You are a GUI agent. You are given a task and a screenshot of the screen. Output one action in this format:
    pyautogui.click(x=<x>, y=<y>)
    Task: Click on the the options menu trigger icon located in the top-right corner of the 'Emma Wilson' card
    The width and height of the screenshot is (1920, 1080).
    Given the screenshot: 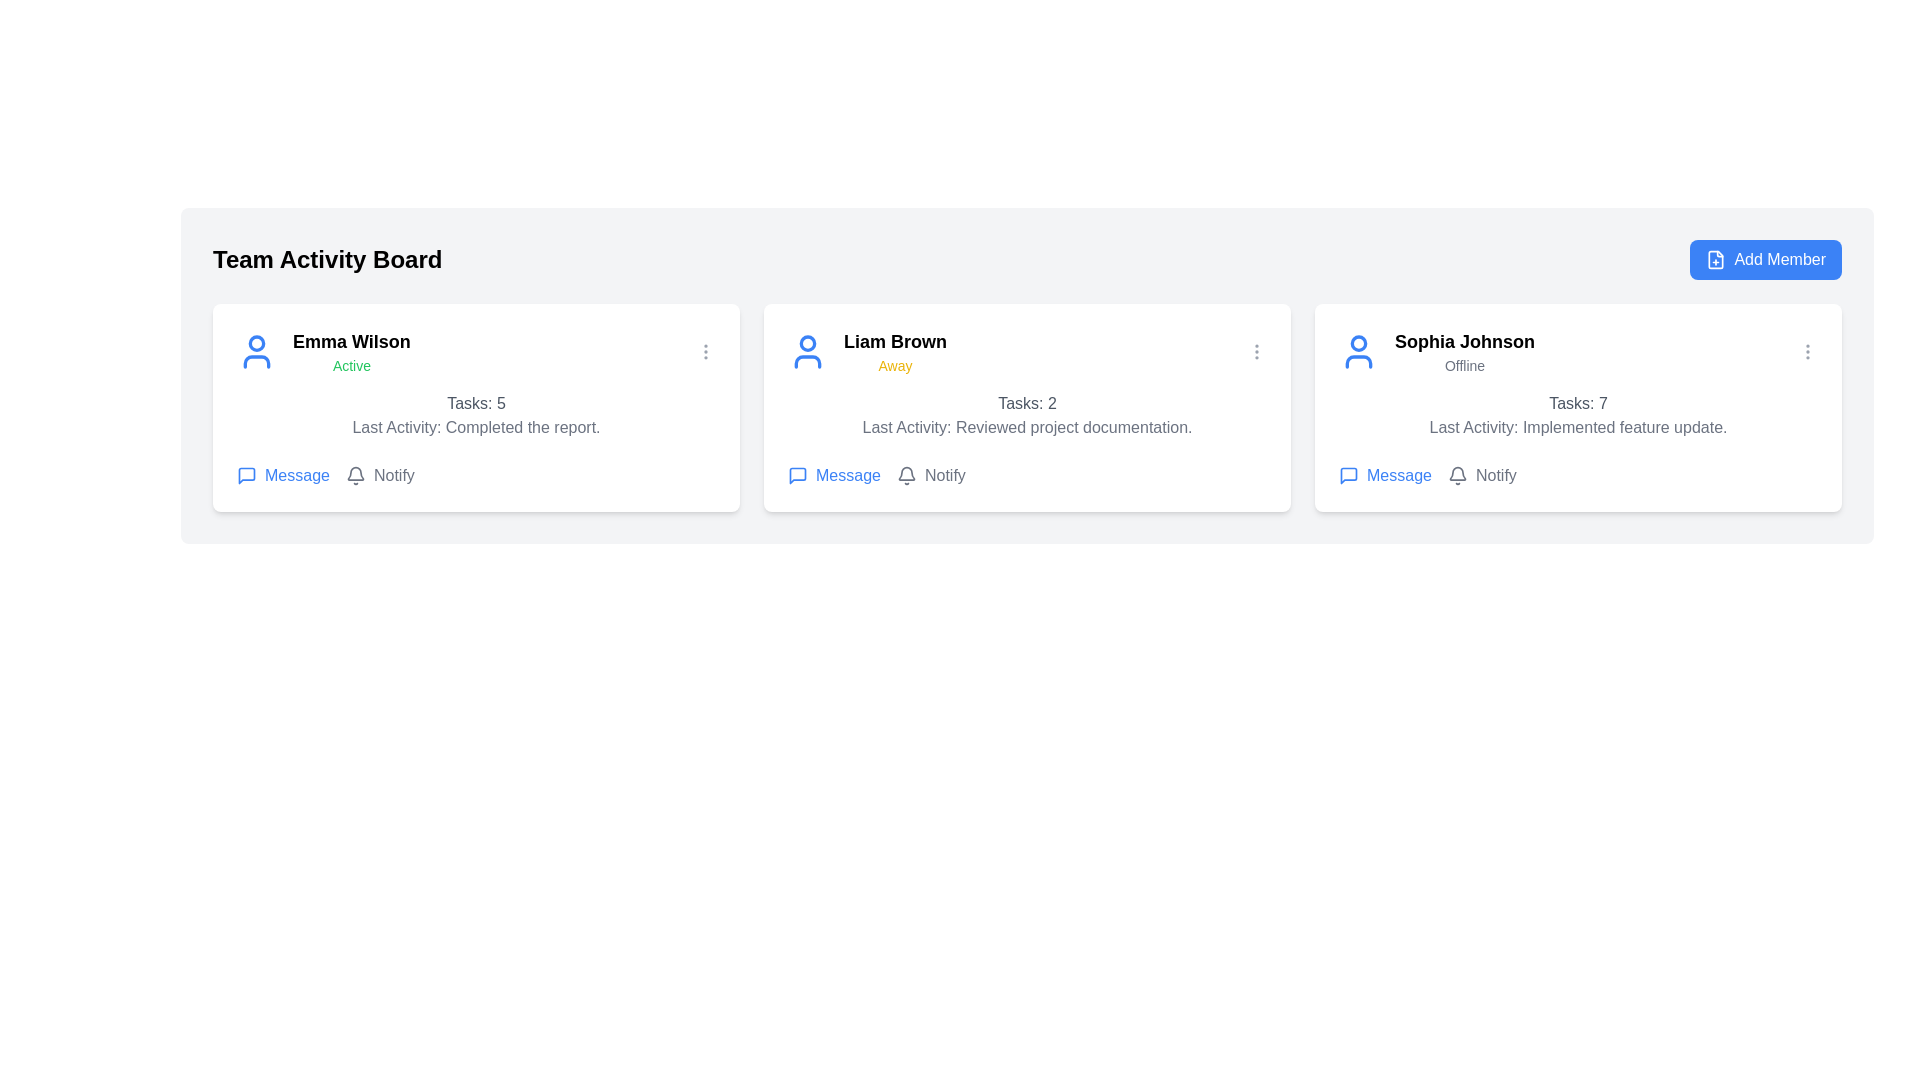 What is the action you would take?
    pyautogui.click(x=705, y=350)
    